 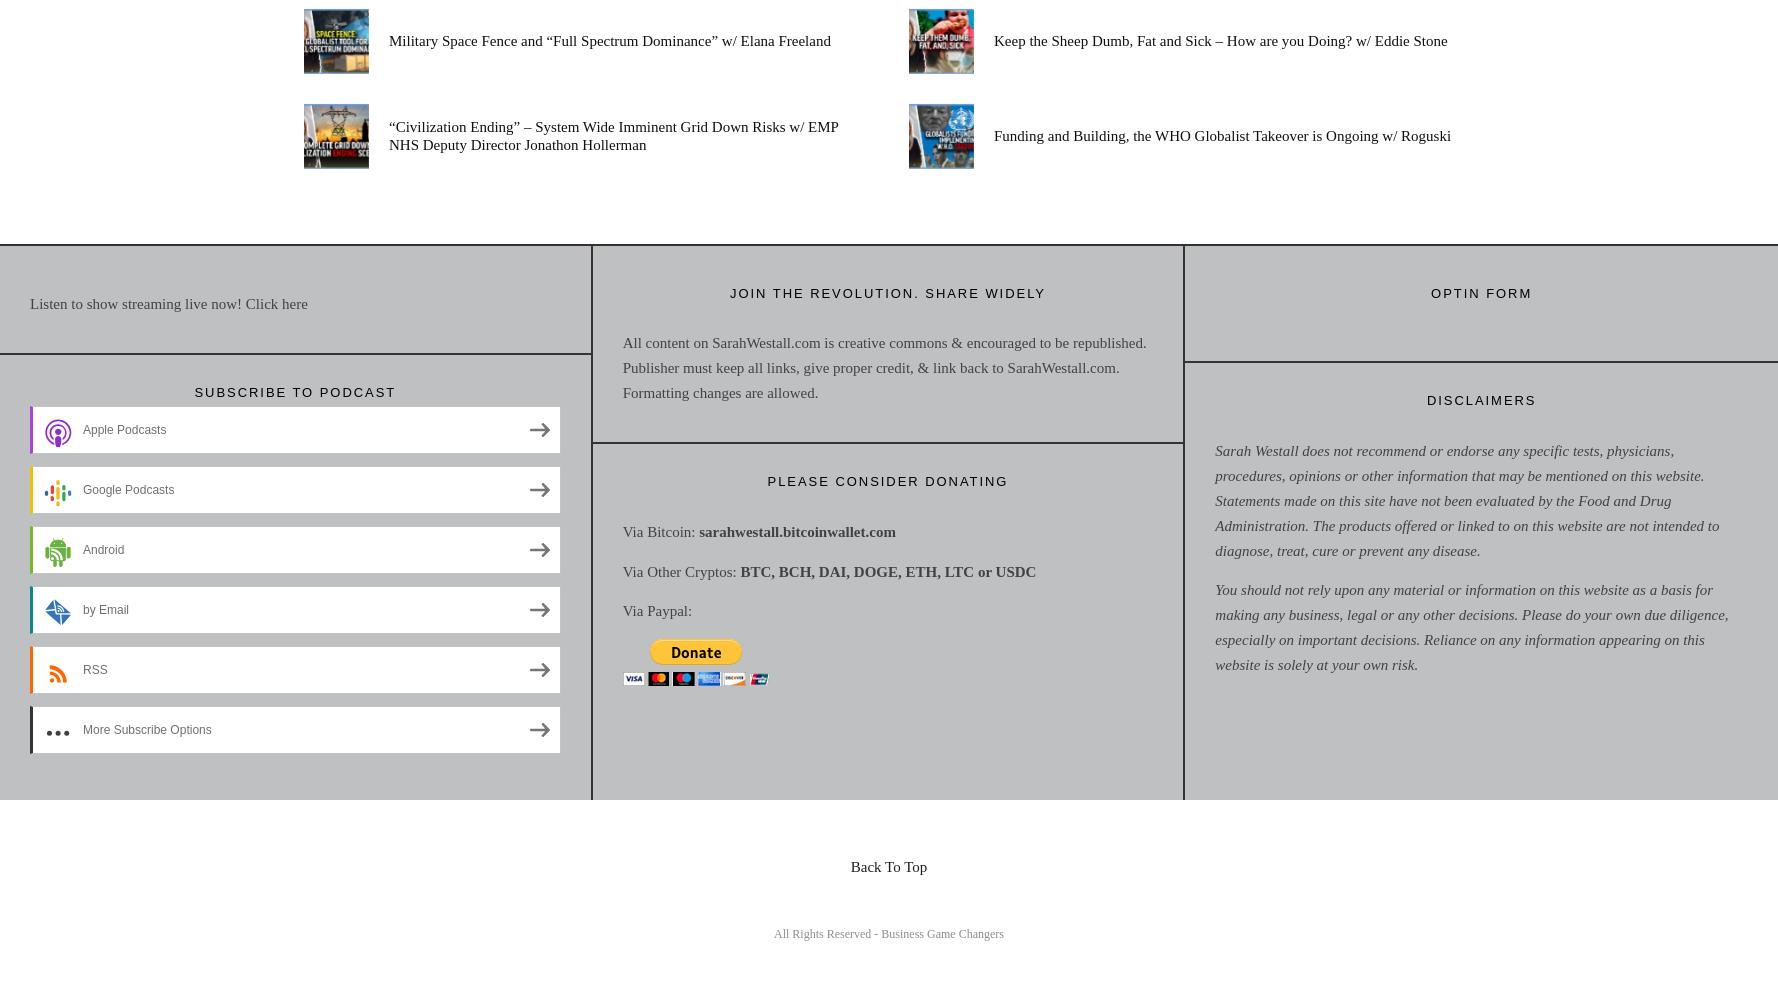 What do you see at coordinates (680, 571) in the screenshot?
I see `'Via Other Cryptos:'` at bounding box center [680, 571].